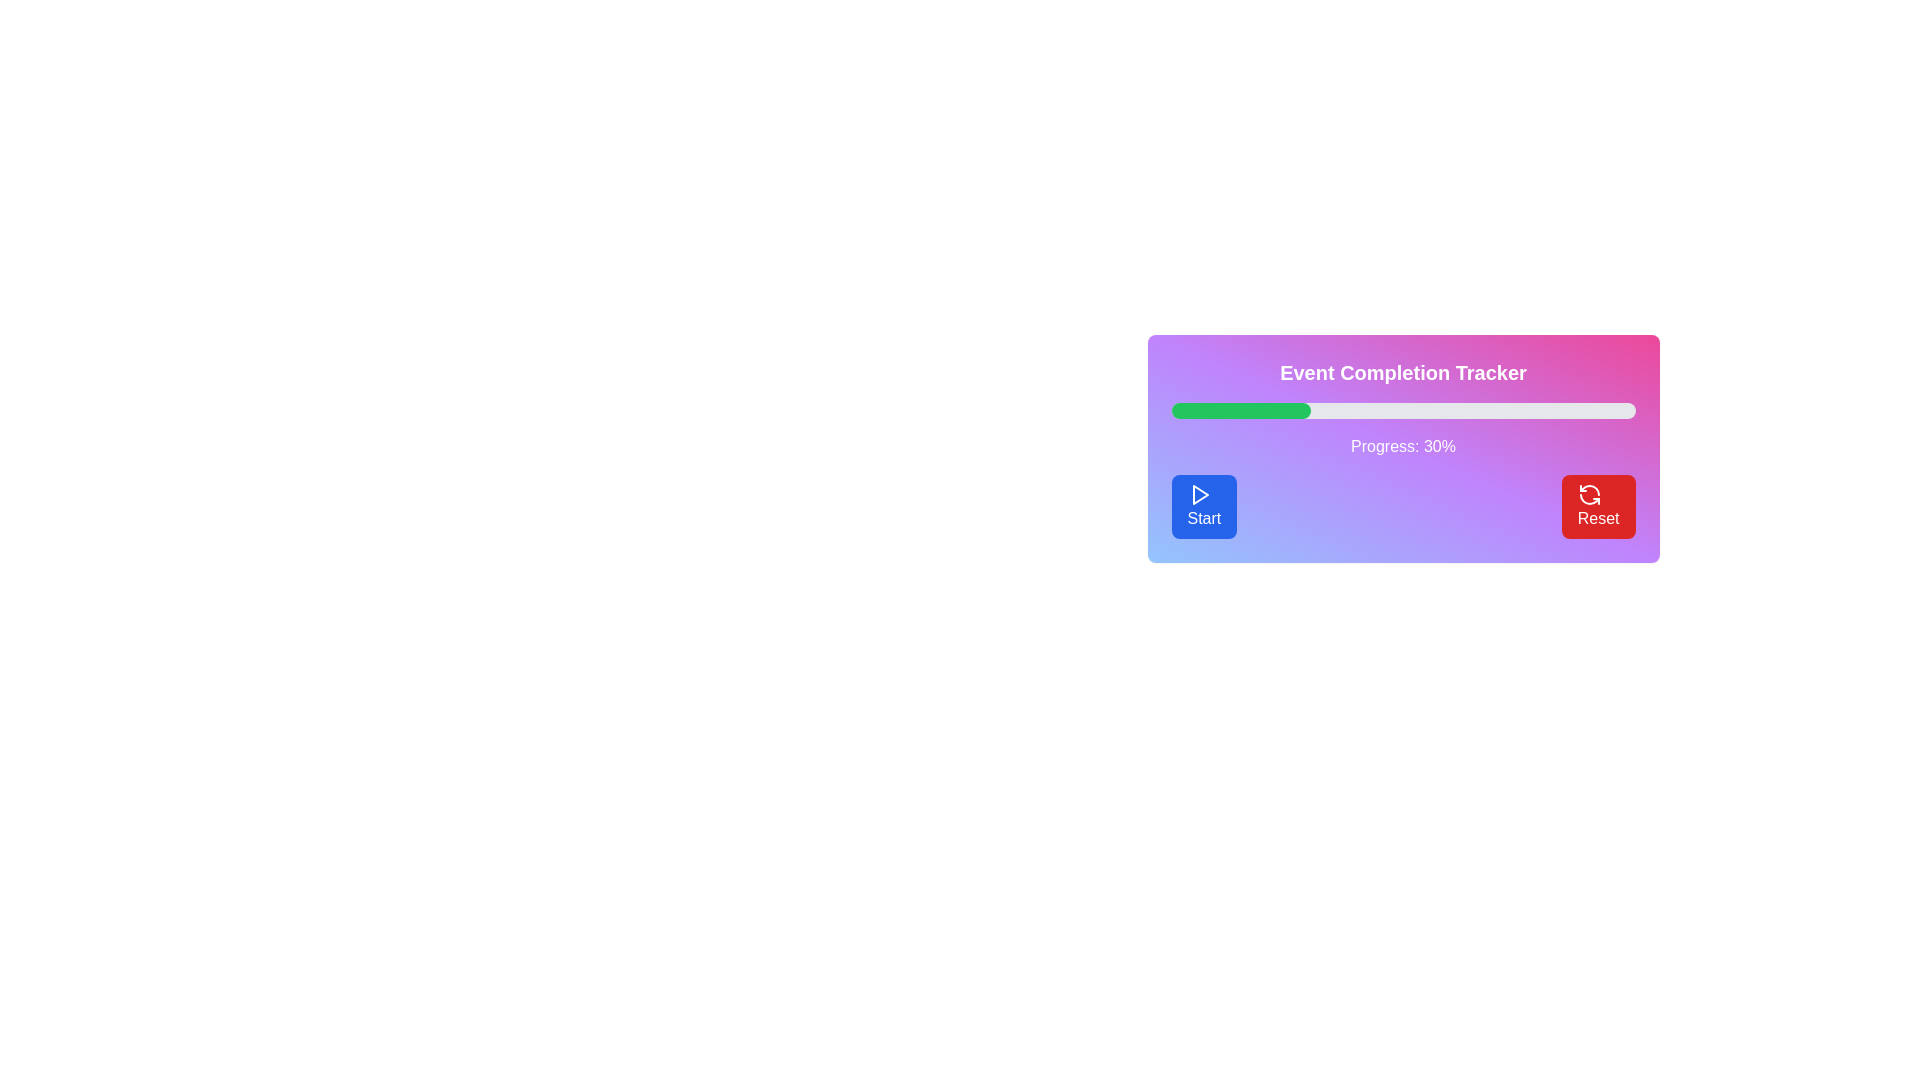 The image size is (1920, 1080). I want to click on the green progress bar segment labeled 'Progress: 30%' within the 'Event Completion Tracker' interface, so click(1240, 410).